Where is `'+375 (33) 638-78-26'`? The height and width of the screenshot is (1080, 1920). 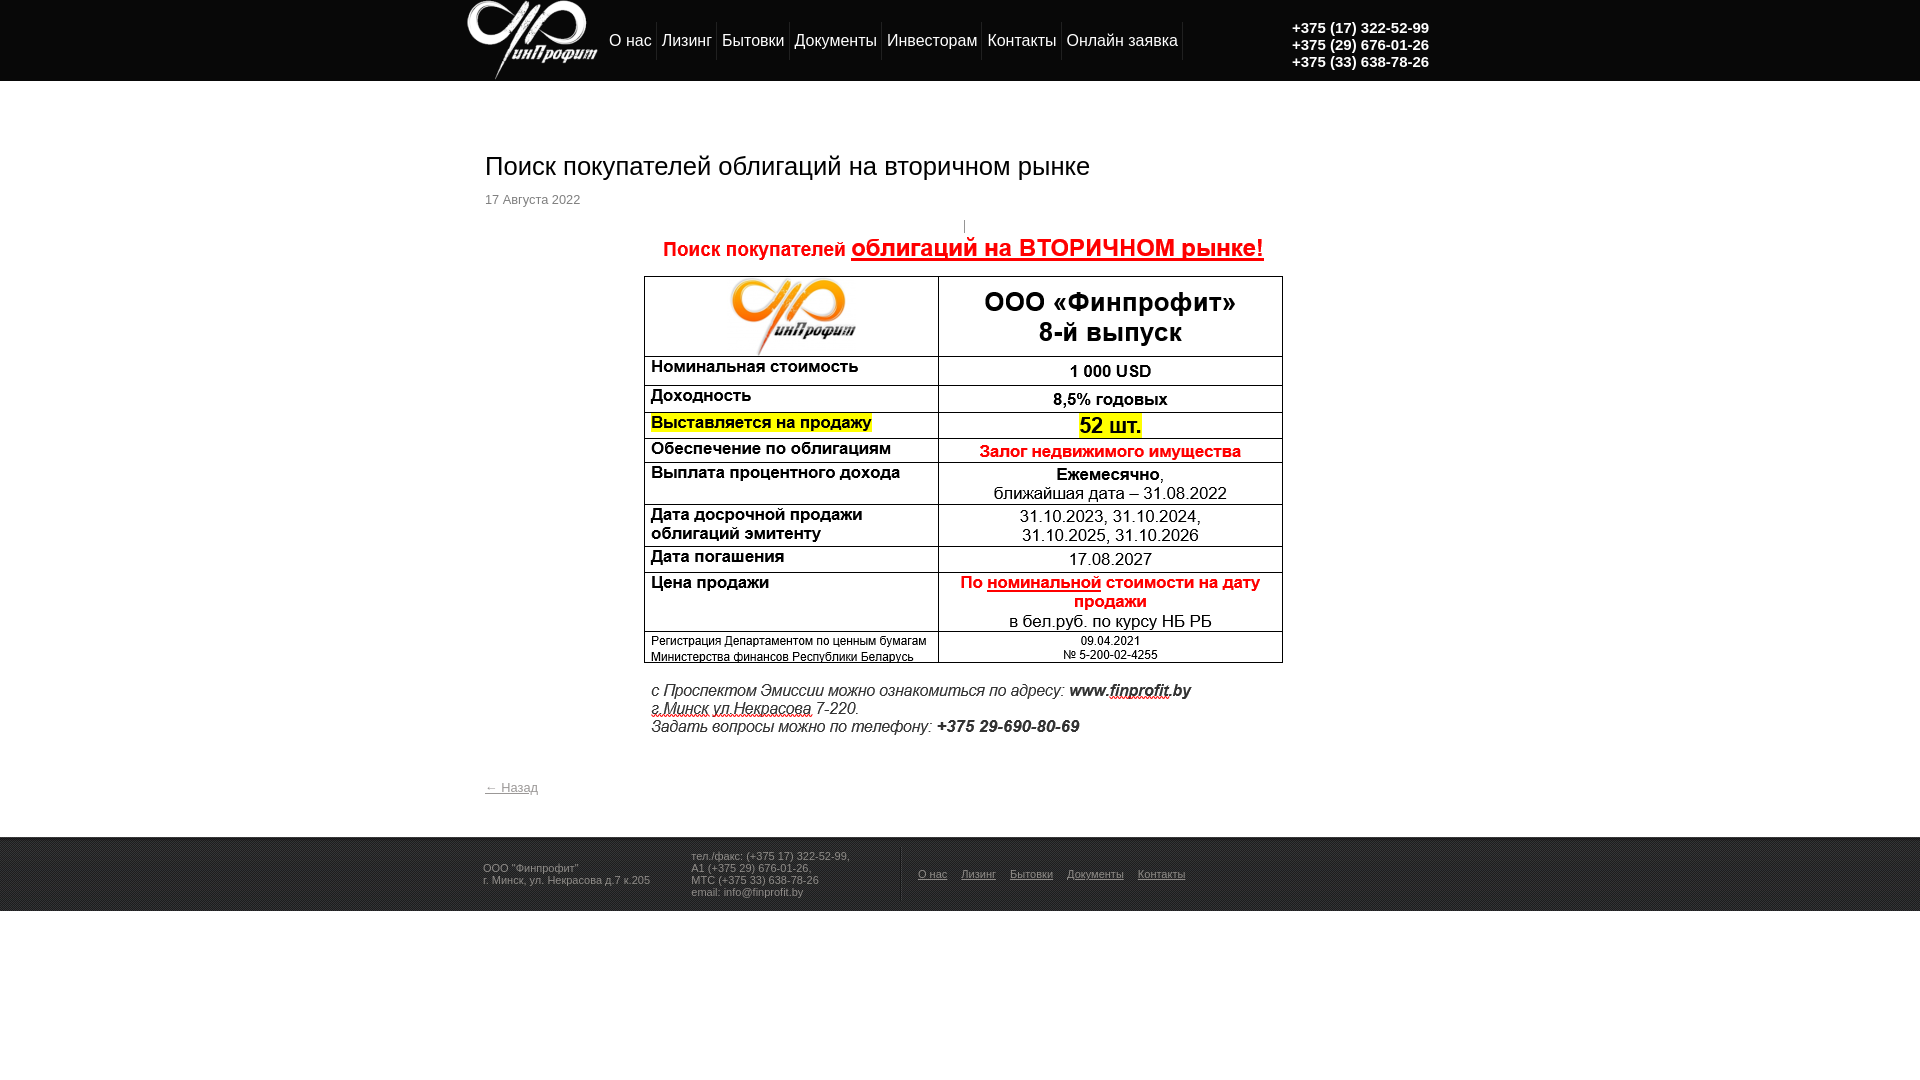
'+375 (33) 638-78-26' is located at coordinates (1360, 60).